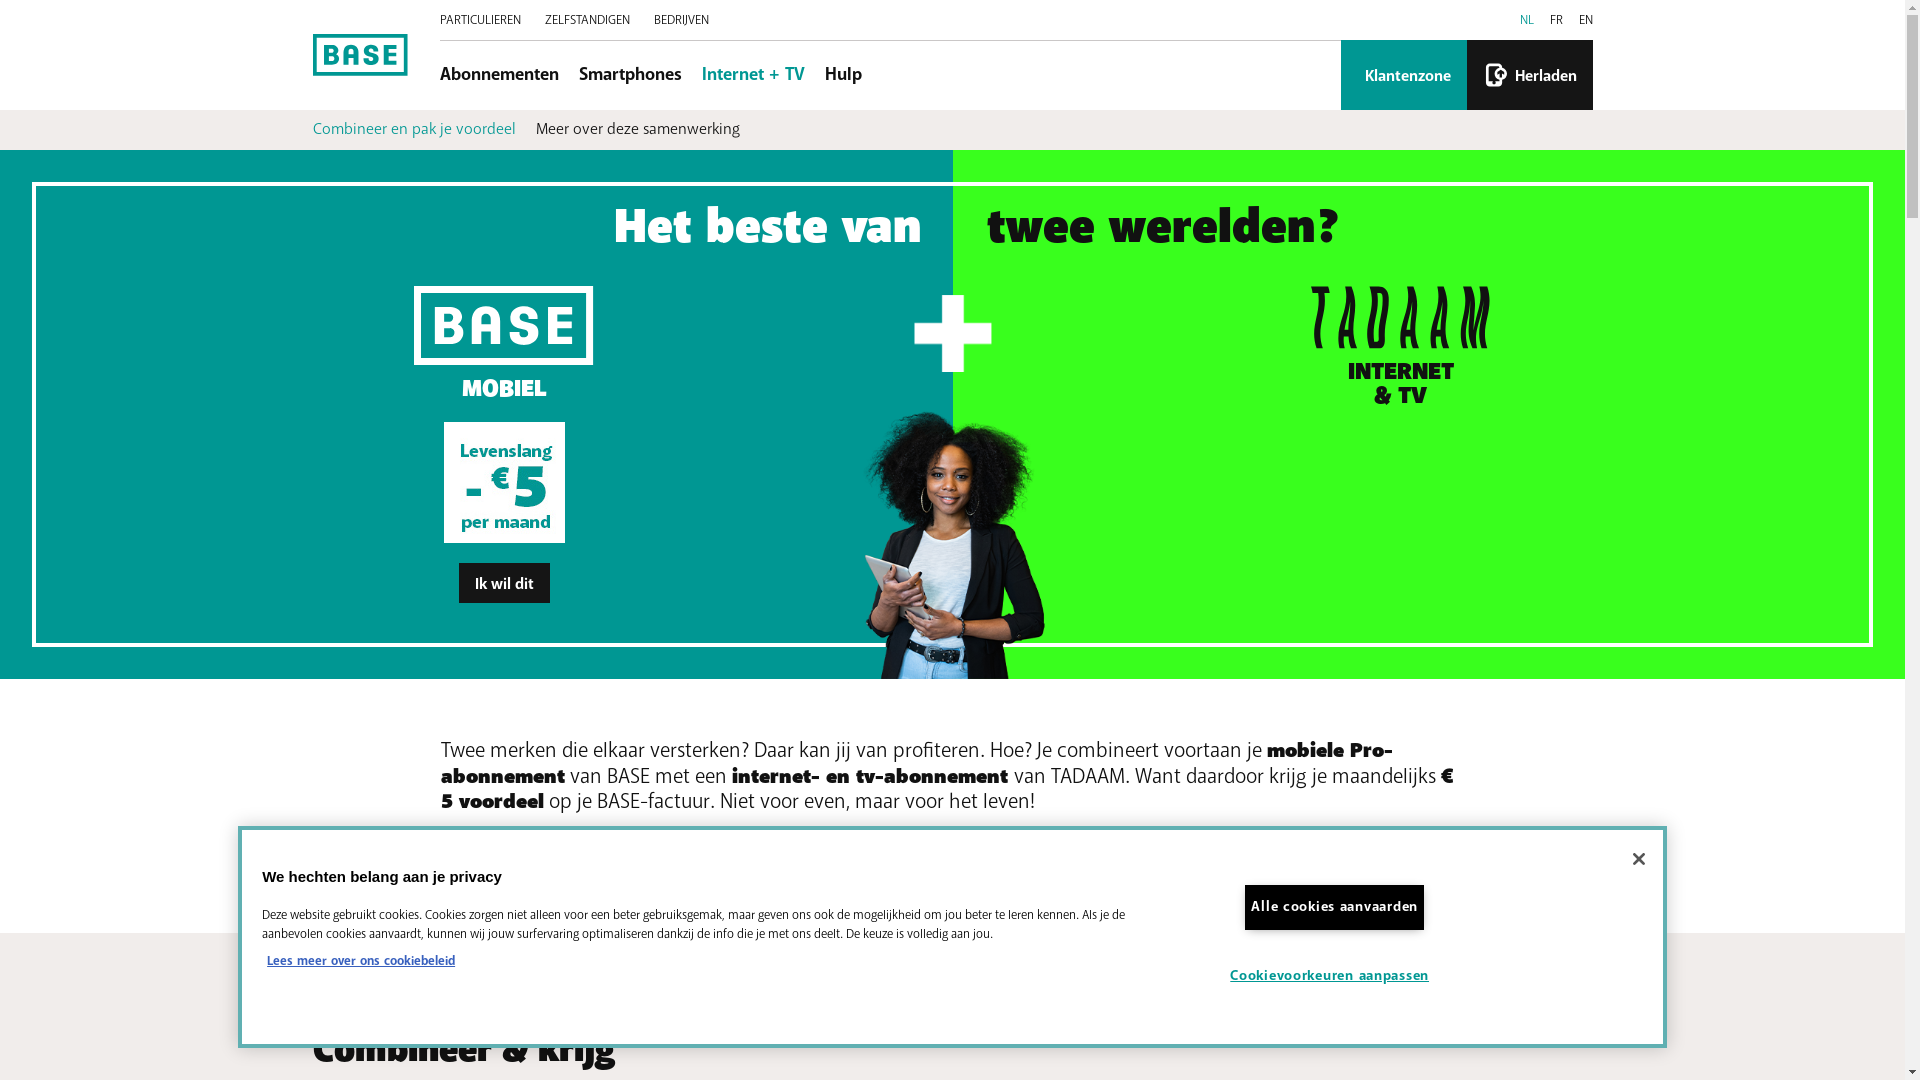 The width and height of the screenshot is (1920, 1080). Describe the element at coordinates (752, 74) in the screenshot. I see `'Internet + TV'` at that location.